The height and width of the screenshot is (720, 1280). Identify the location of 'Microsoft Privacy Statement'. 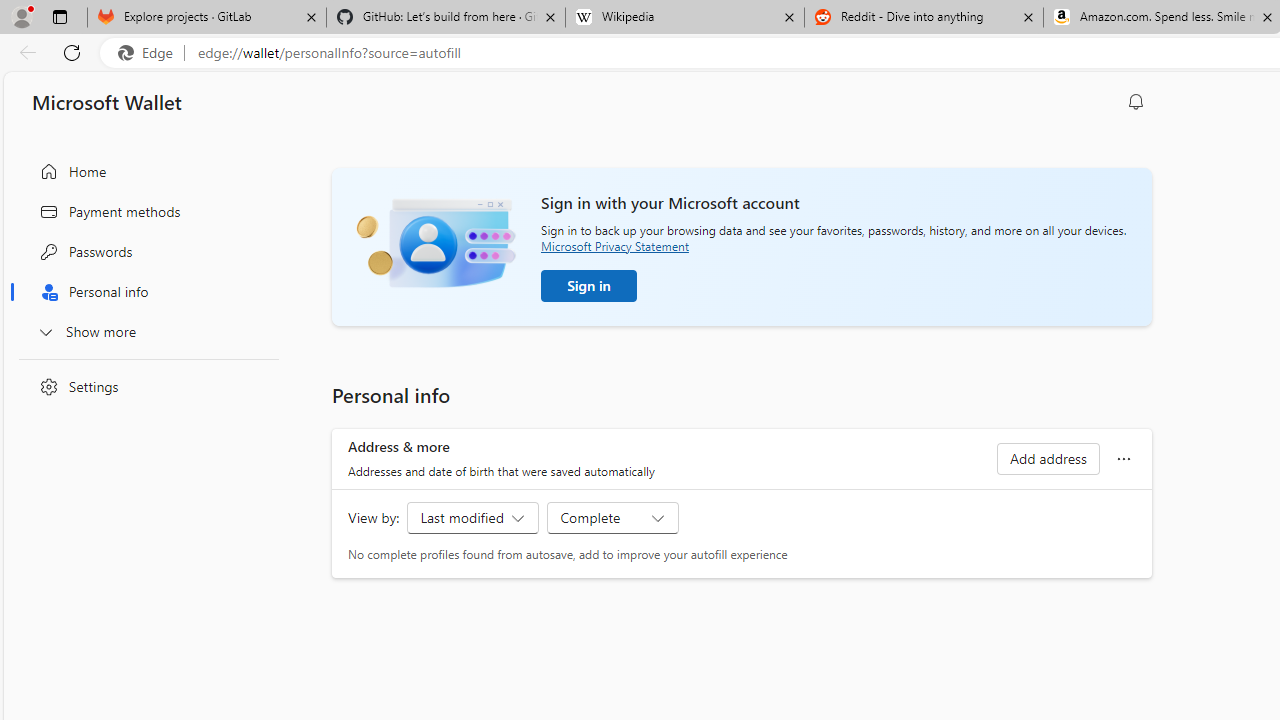
(614, 245).